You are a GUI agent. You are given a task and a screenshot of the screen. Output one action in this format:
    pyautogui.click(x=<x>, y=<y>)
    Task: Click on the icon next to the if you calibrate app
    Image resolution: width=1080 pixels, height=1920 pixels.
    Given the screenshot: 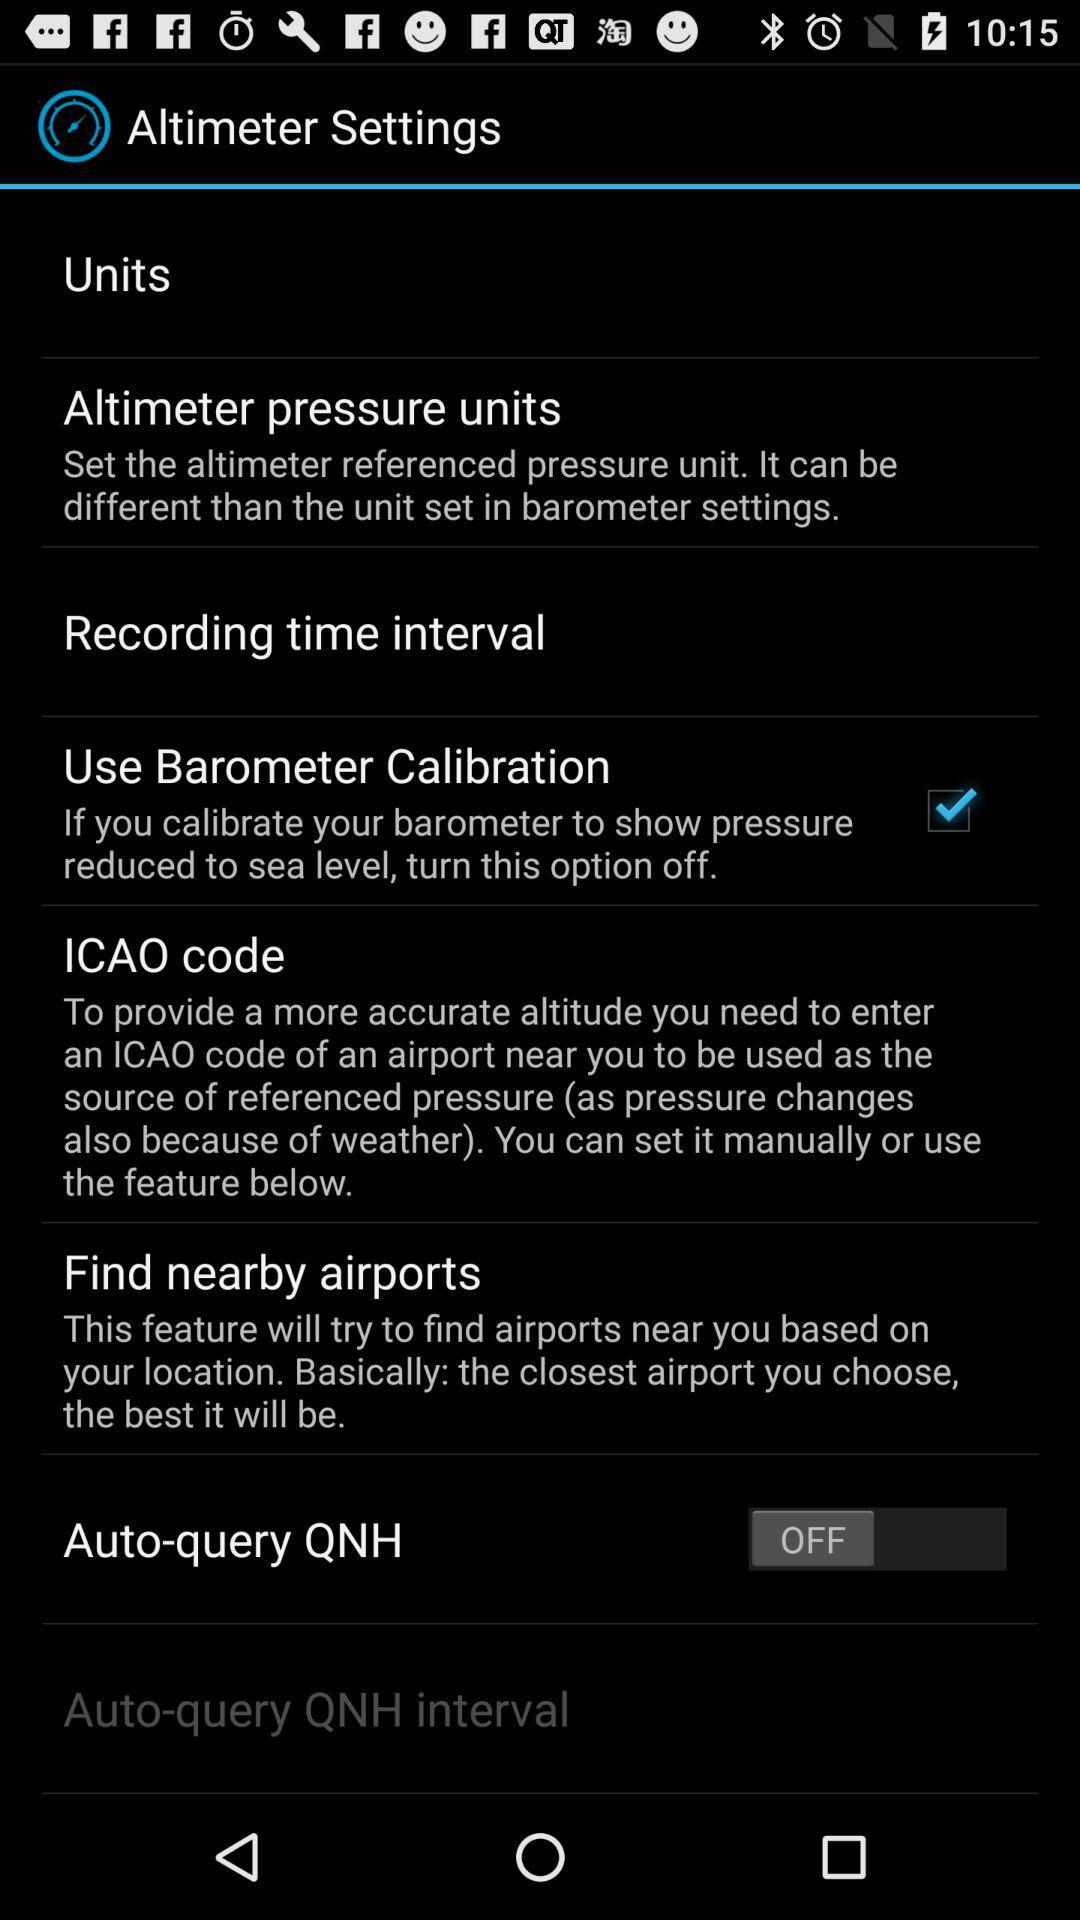 What is the action you would take?
    pyautogui.click(x=947, y=810)
    